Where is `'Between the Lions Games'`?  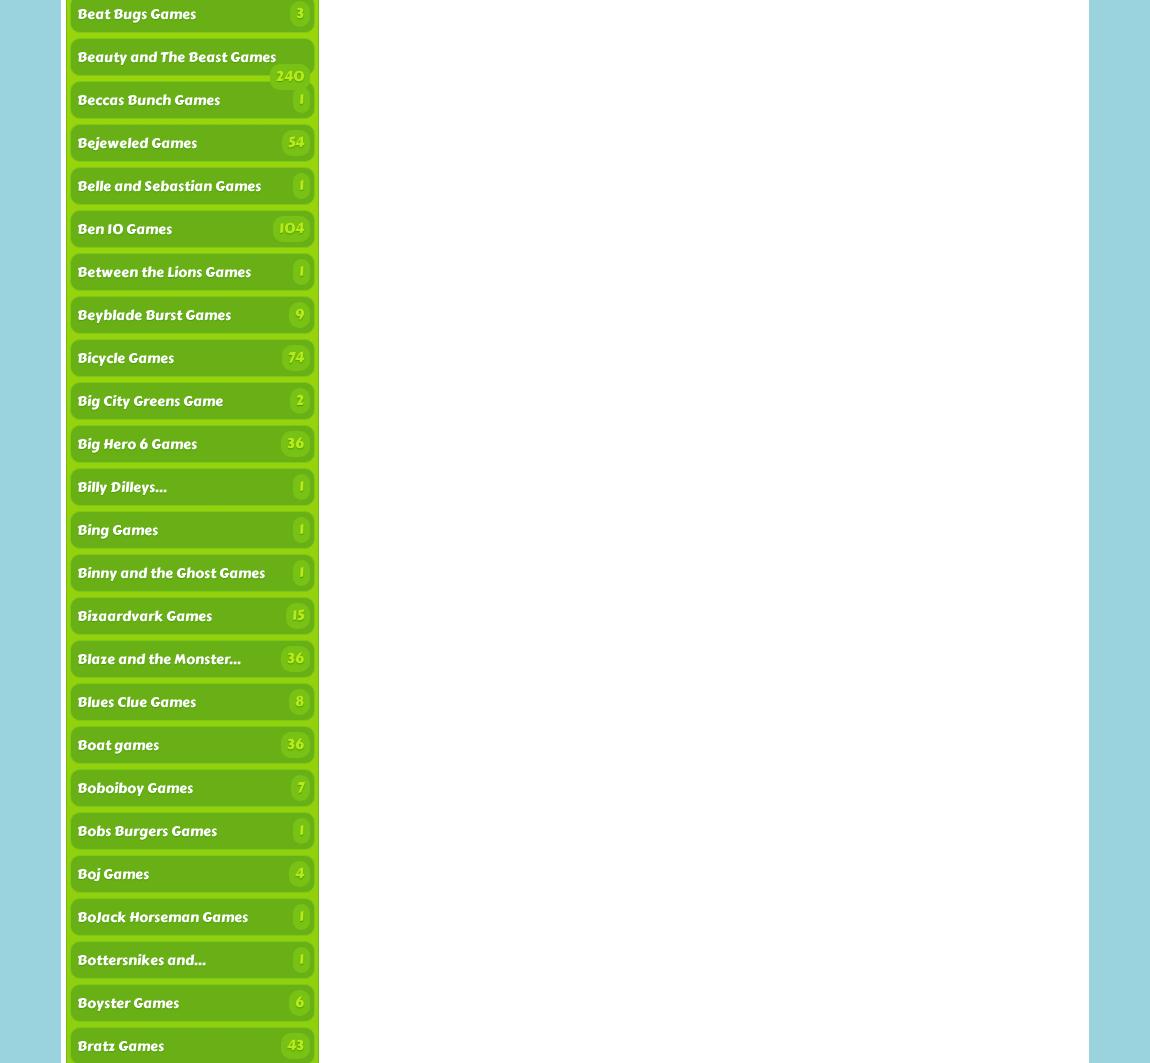
'Between the Lions Games' is located at coordinates (76, 272).